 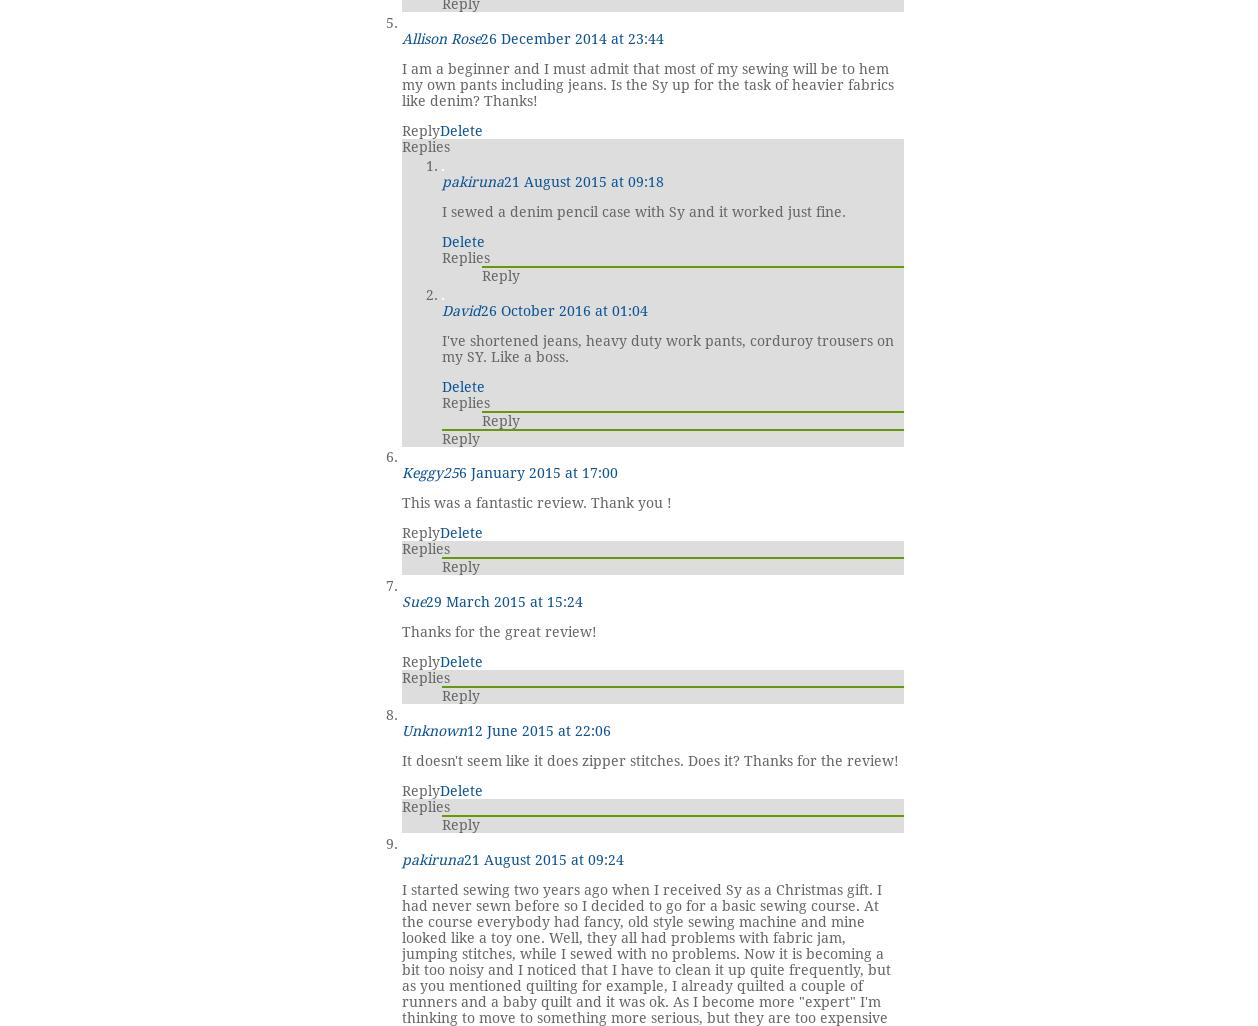 I want to click on 'Sue', so click(x=413, y=600).